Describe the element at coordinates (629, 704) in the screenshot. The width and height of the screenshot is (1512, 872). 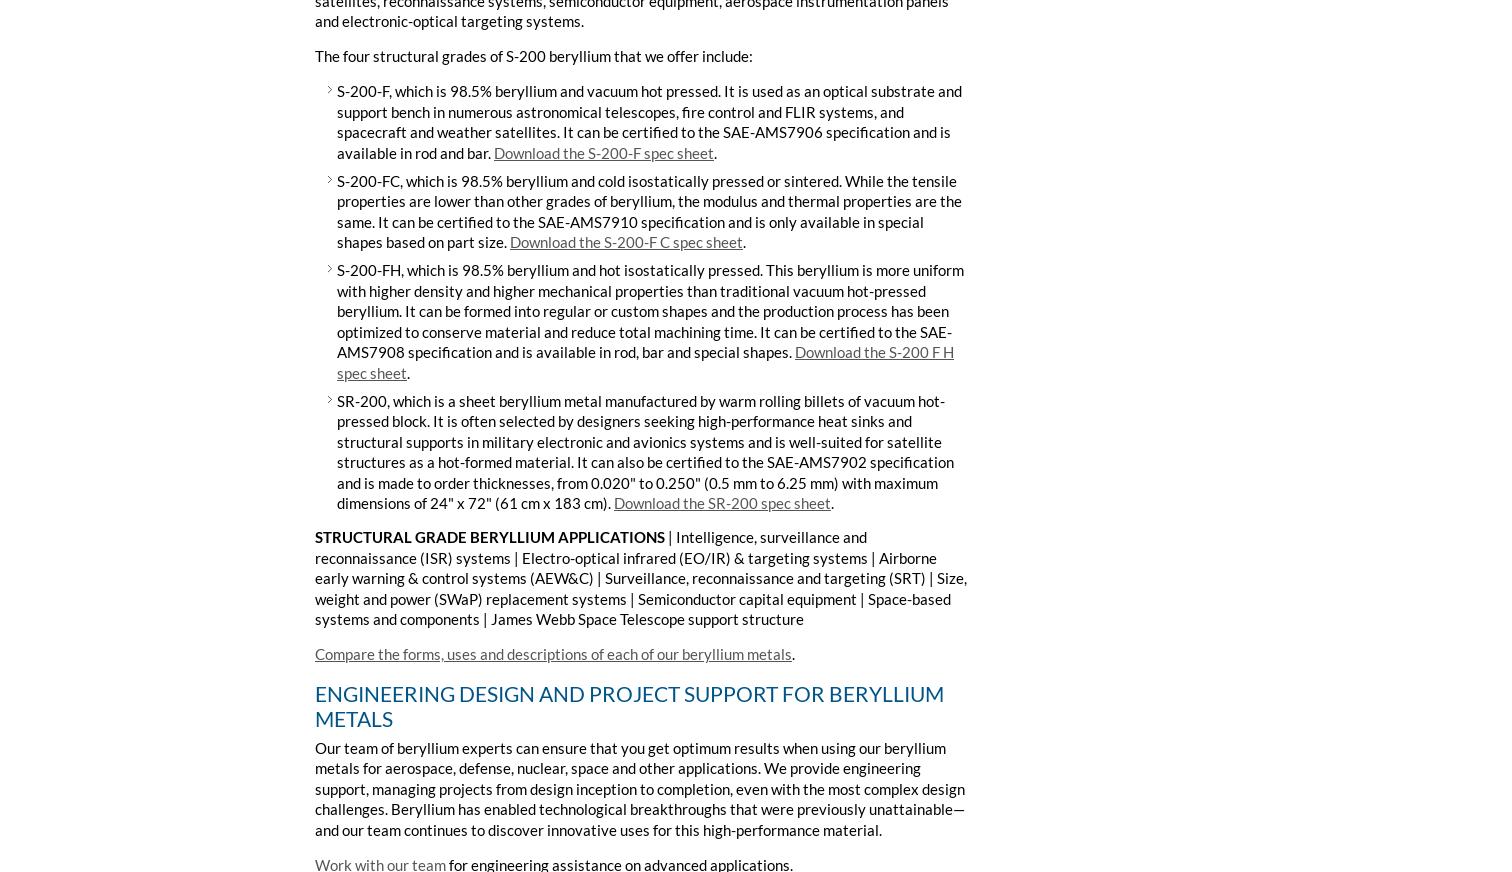
I see `'ENGINEERING DESIGN AND PROJECT SUPPORT FOR BERYLLIUM METALS'` at that location.